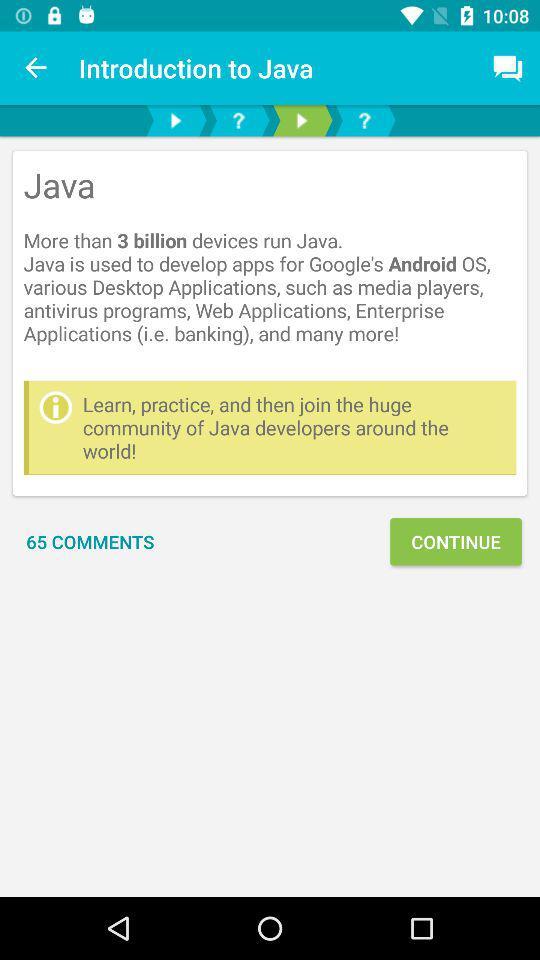 Image resolution: width=540 pixels, height=960 pixels. I want to click on the continue icon, so click(455, 541).